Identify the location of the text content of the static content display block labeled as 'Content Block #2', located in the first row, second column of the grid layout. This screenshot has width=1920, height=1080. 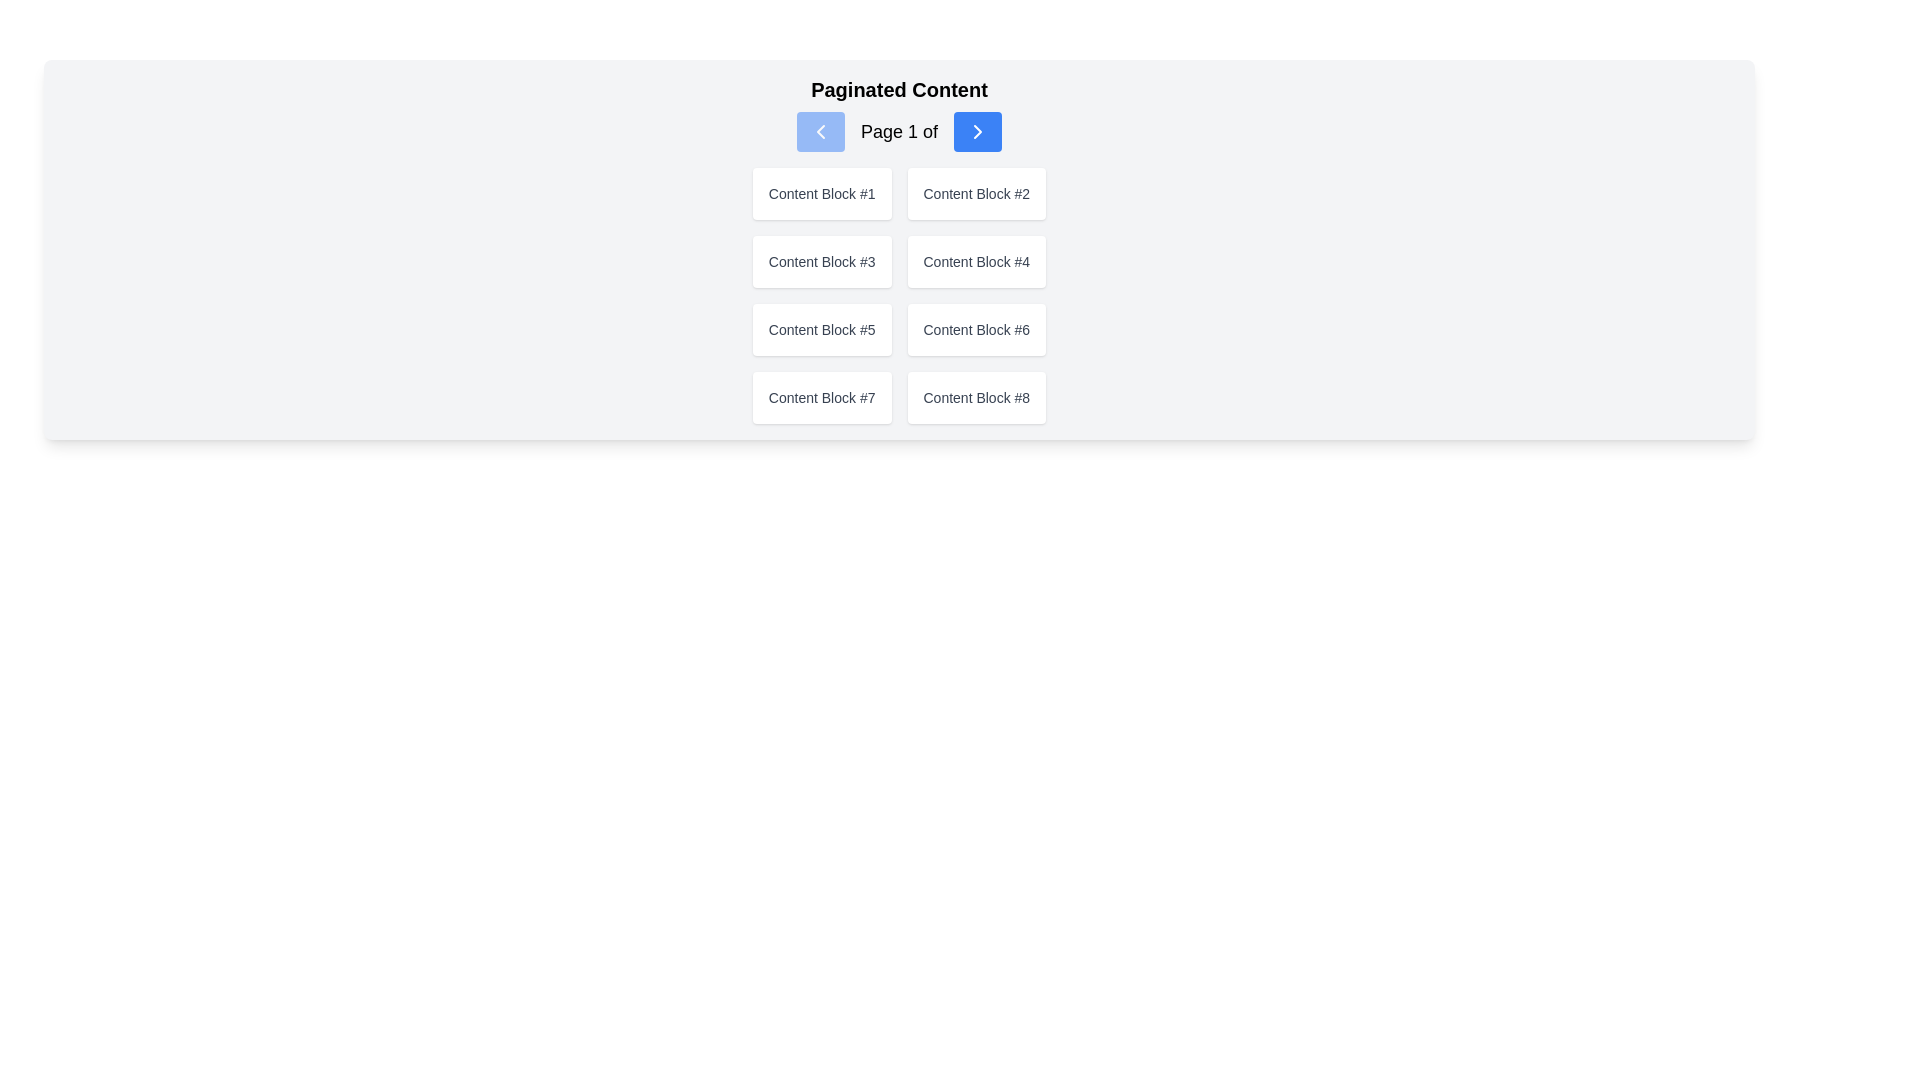
(976, 193).